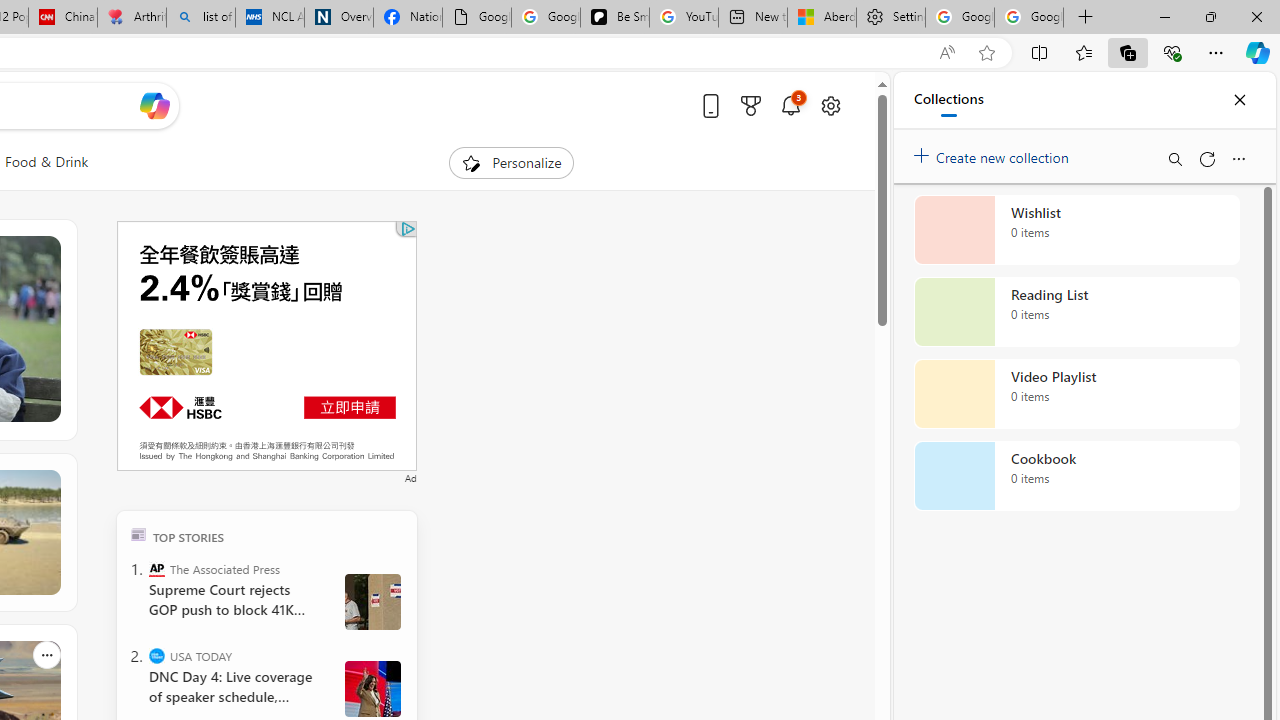 This screenshot has height=720, width=1280. What do you see at coordinates (265, 344) in the screenshot?
I see `'AutomationID: canvas'` at bounding box center [265, 344].